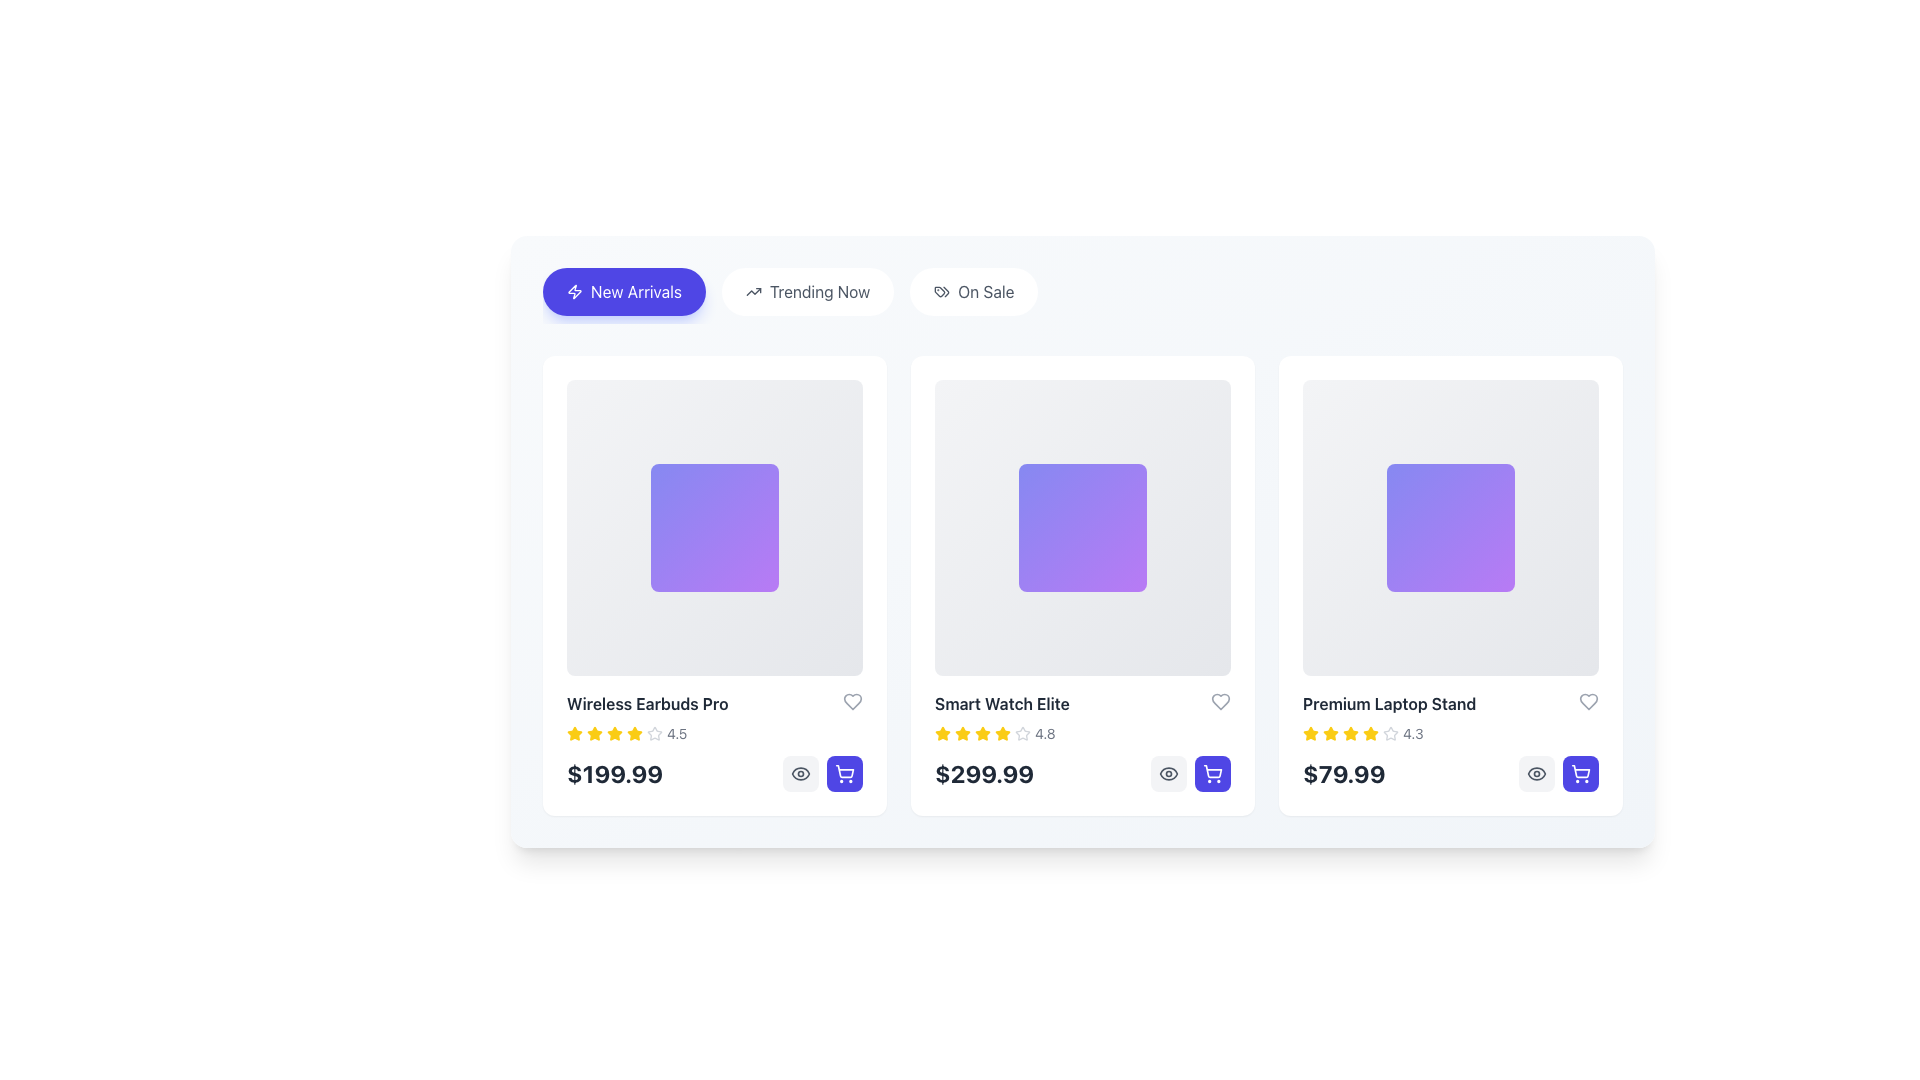  I want to click on the 'On Sale' text label, which is displayed in gray sans-serif font and is positioned to the upper right of the 'Trending Now' button, as part of a button-like interface, so click(986, 292).